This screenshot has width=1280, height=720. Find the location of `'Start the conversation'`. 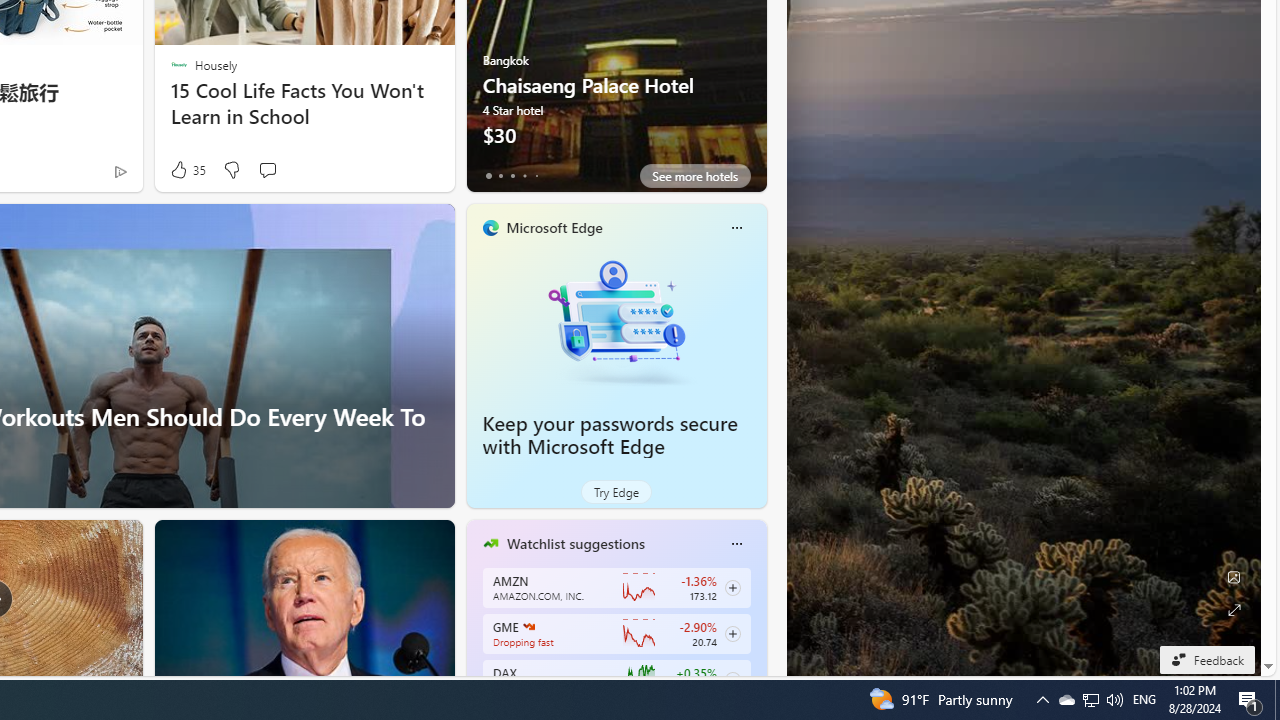

'Start the conversation' is located at coordinates (266, 169).